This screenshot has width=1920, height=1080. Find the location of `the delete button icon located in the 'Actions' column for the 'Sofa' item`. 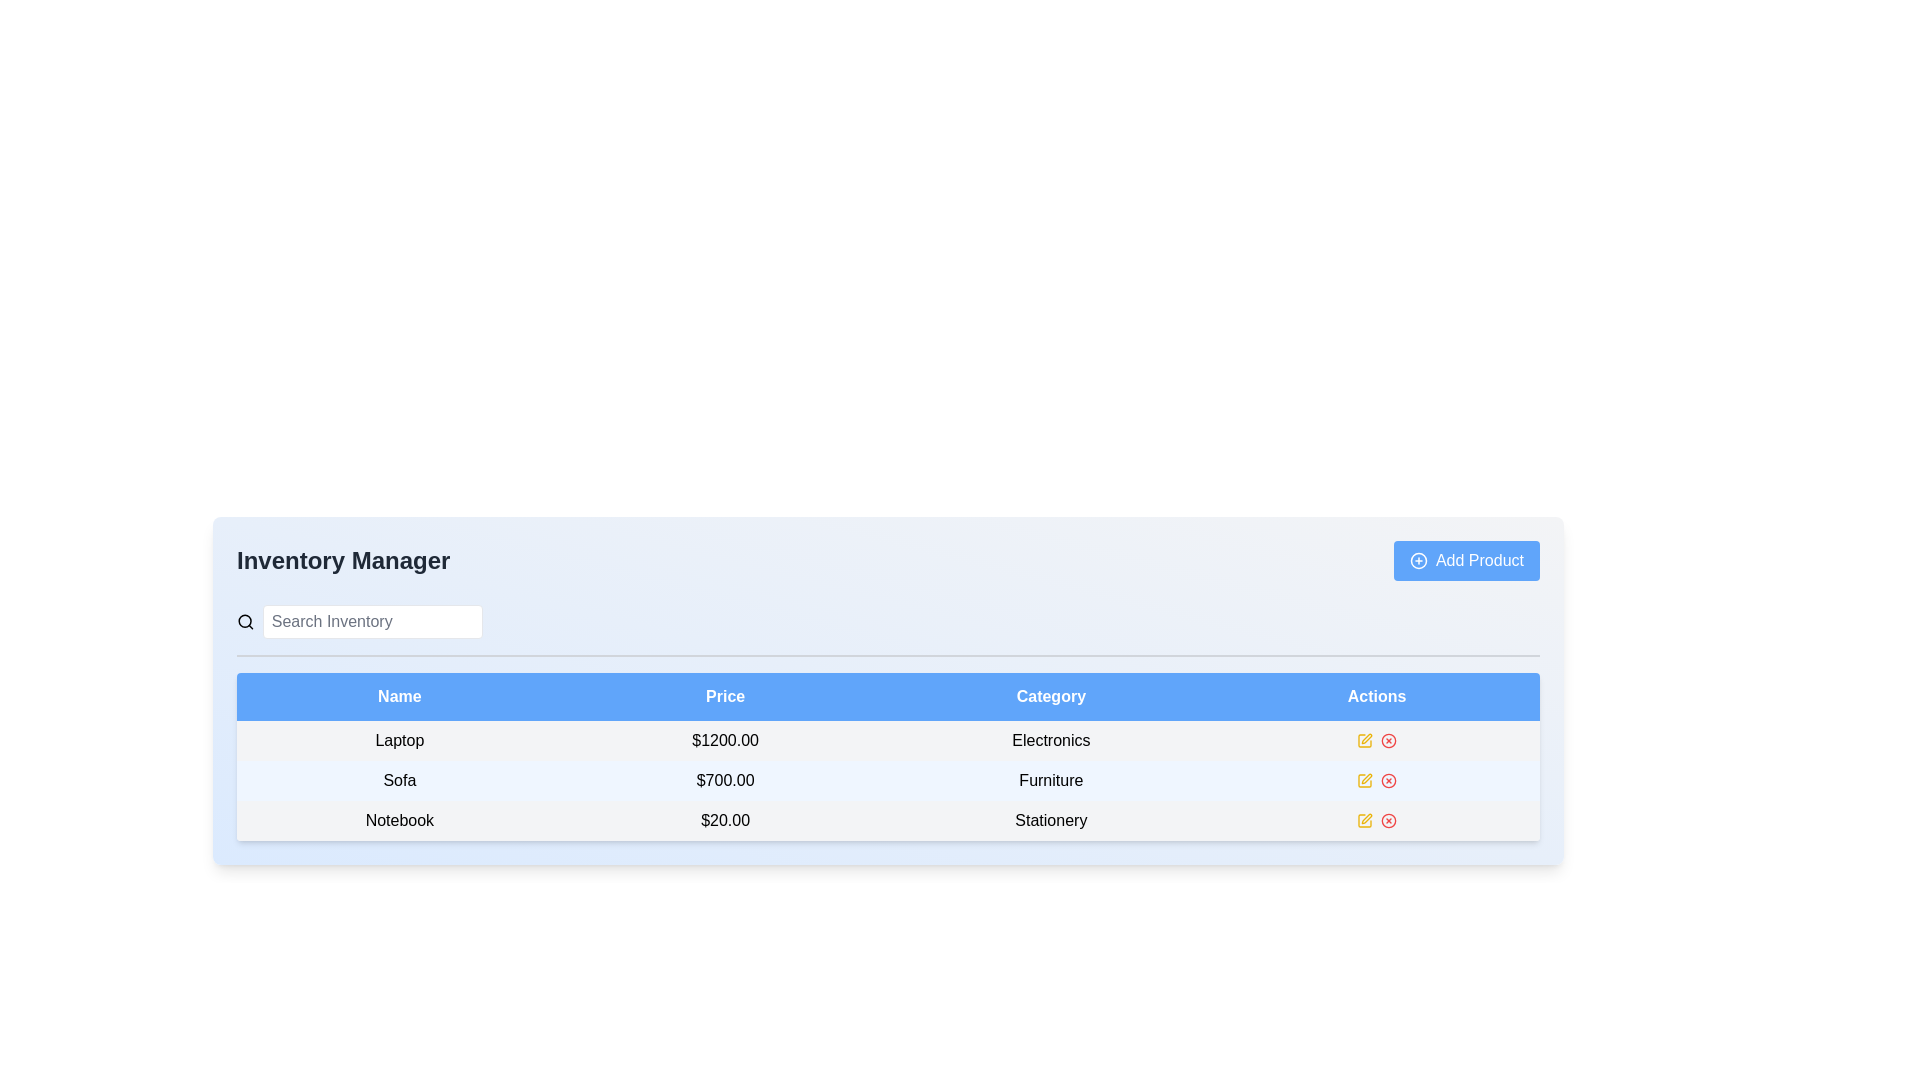

the delete button icon located in the 'Actions' column for the 'Sofa' item is located at coordinates (1388, 779).